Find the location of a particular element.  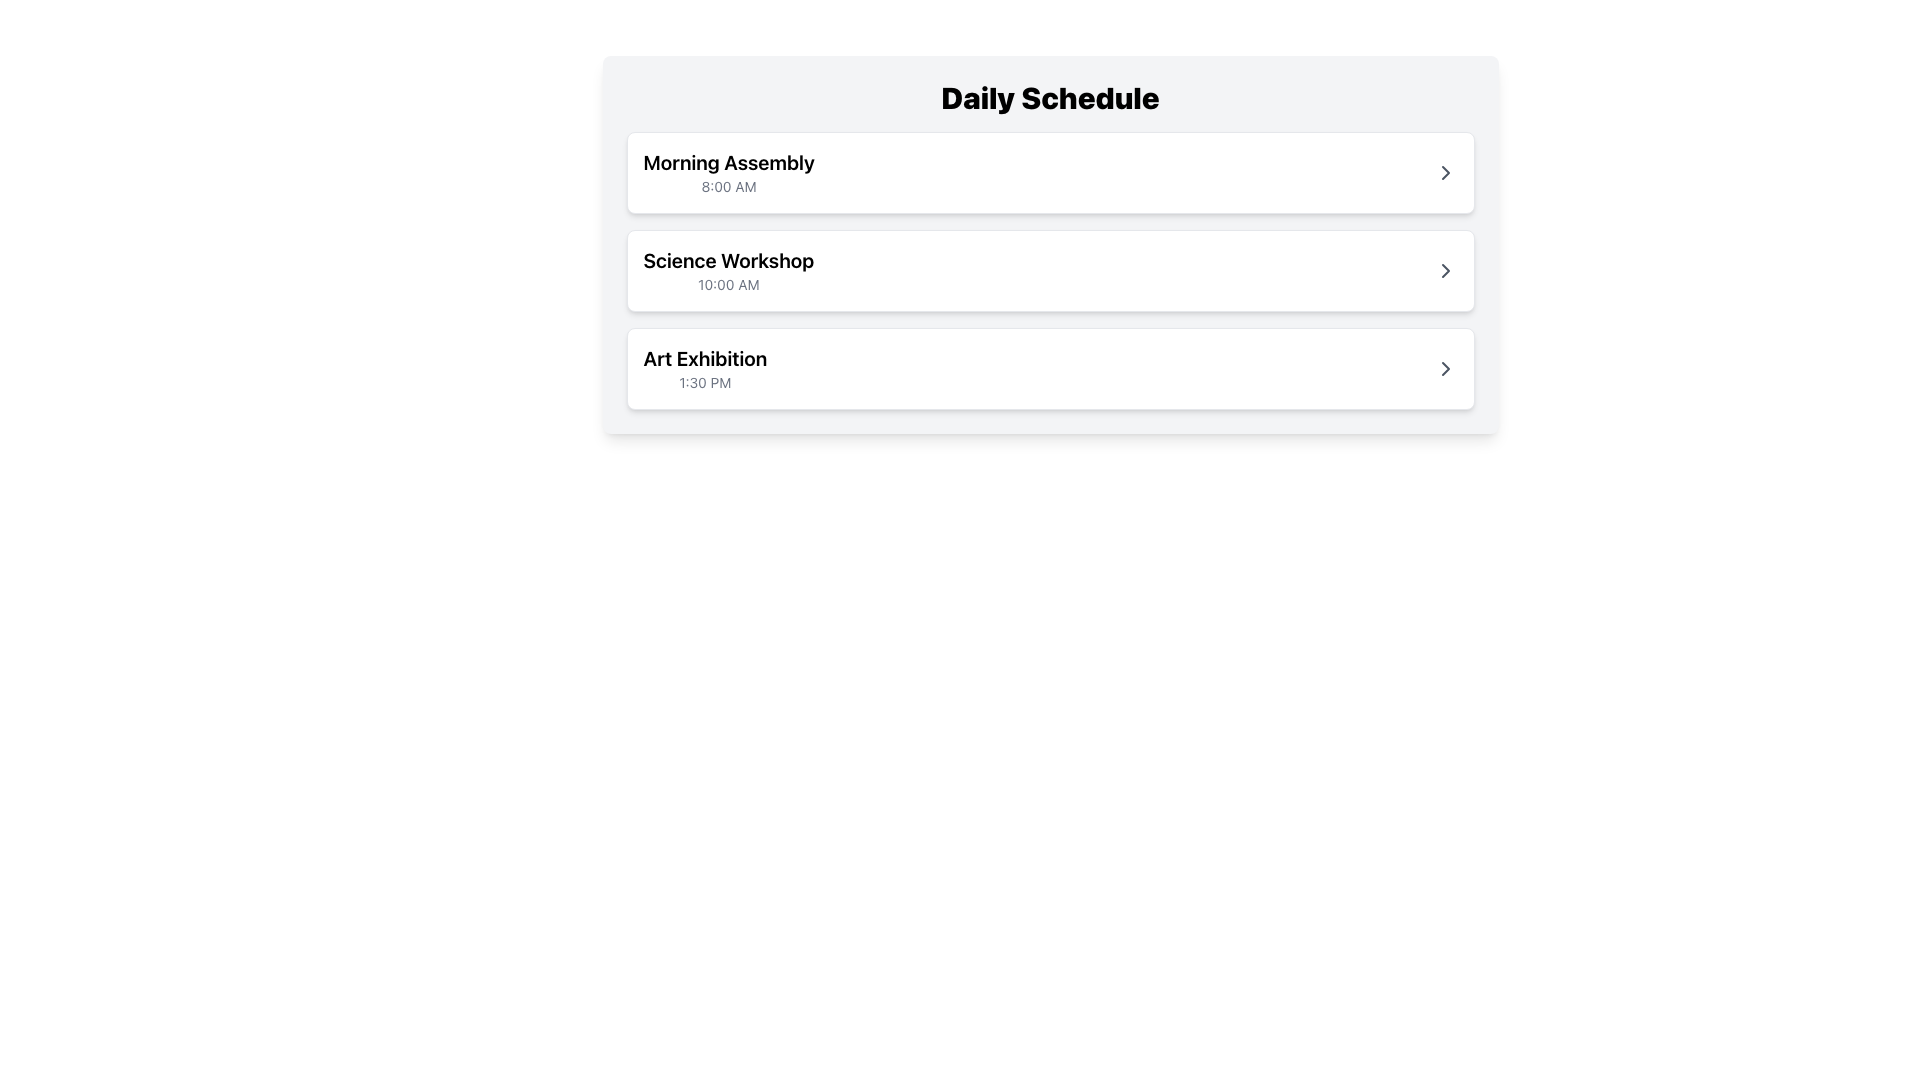

text label that specifies the time for the 'Morning Assembly' activity, located underneath the 'Morning Assembly' title within the first card of the 'Daily Schedule' list is located at coordinates (728, 186).